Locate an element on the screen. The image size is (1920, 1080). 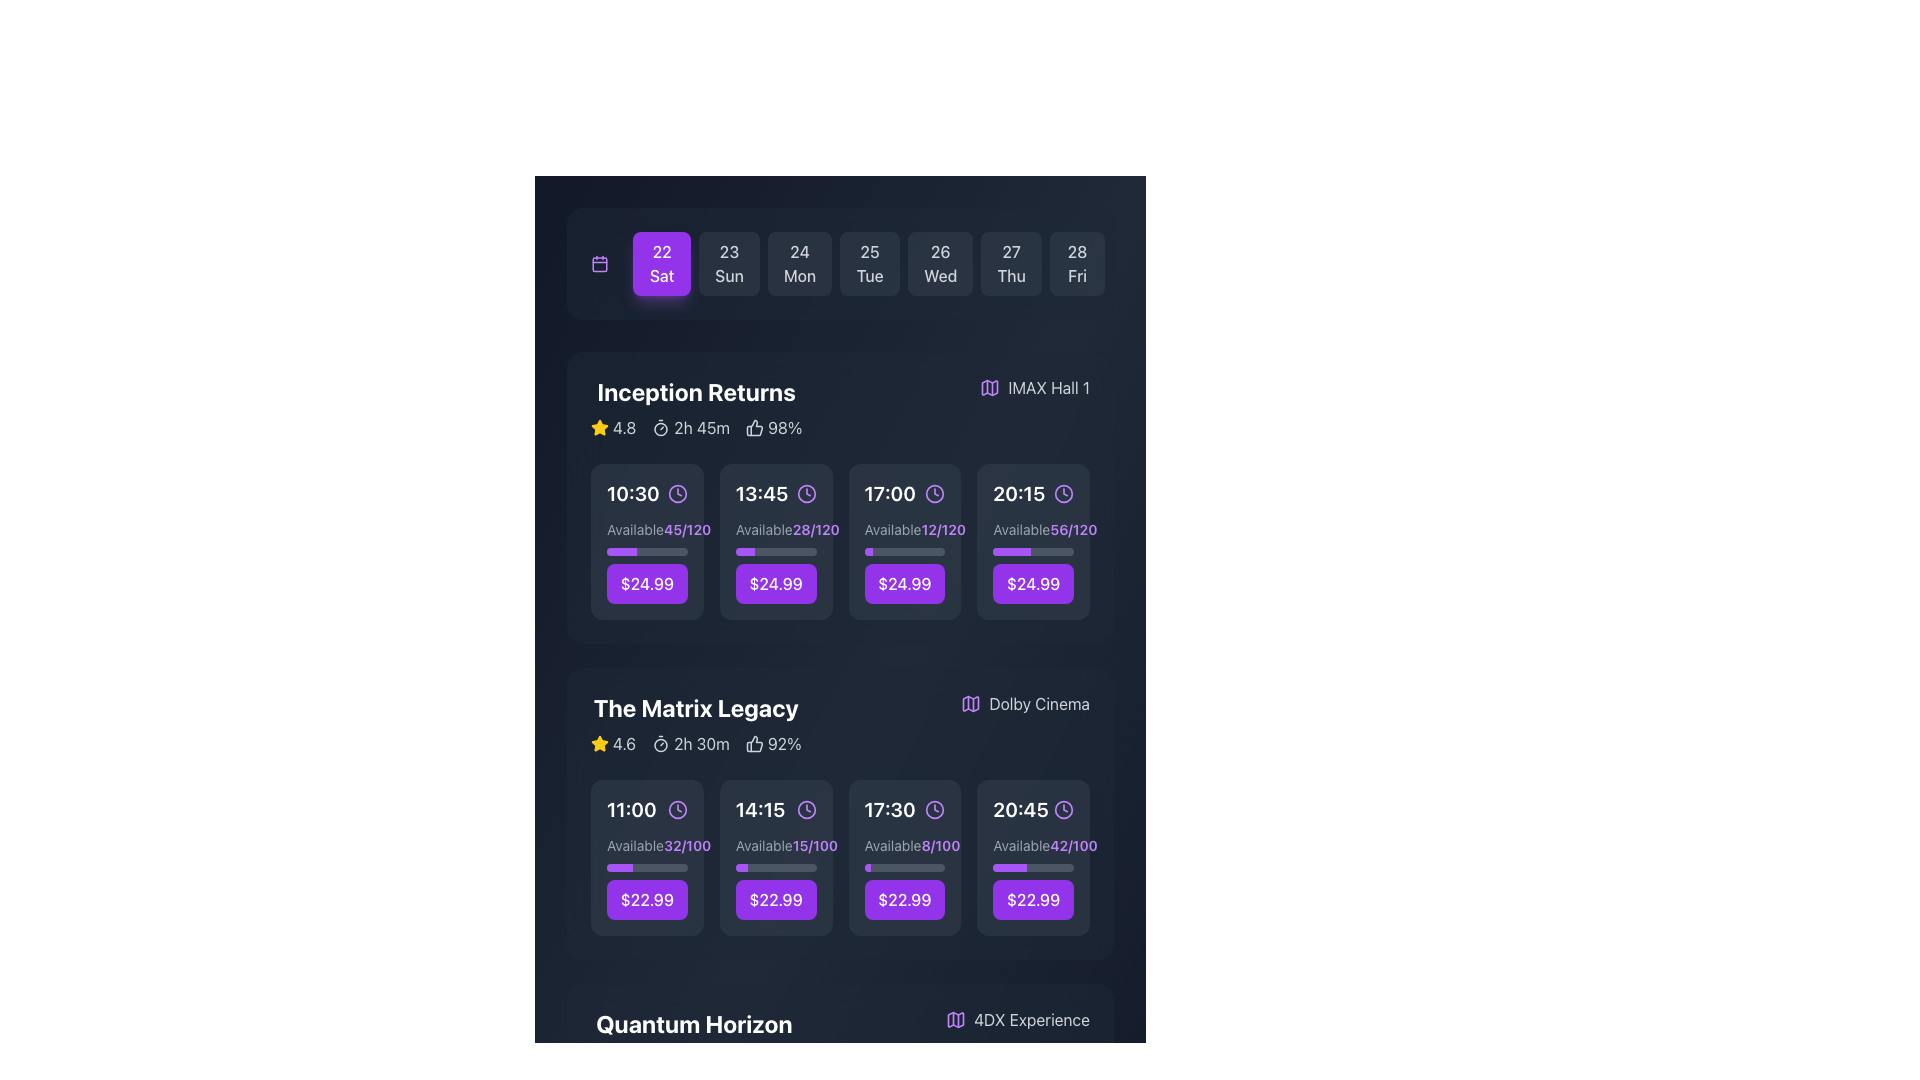
the label displaying 'Available56/120', which is styled with 'Available' in gray and '56/120' in purple, located in the last column under the 'Inception Returns' section, above a progress bar and a price button is located at coordinates (1033, 528).